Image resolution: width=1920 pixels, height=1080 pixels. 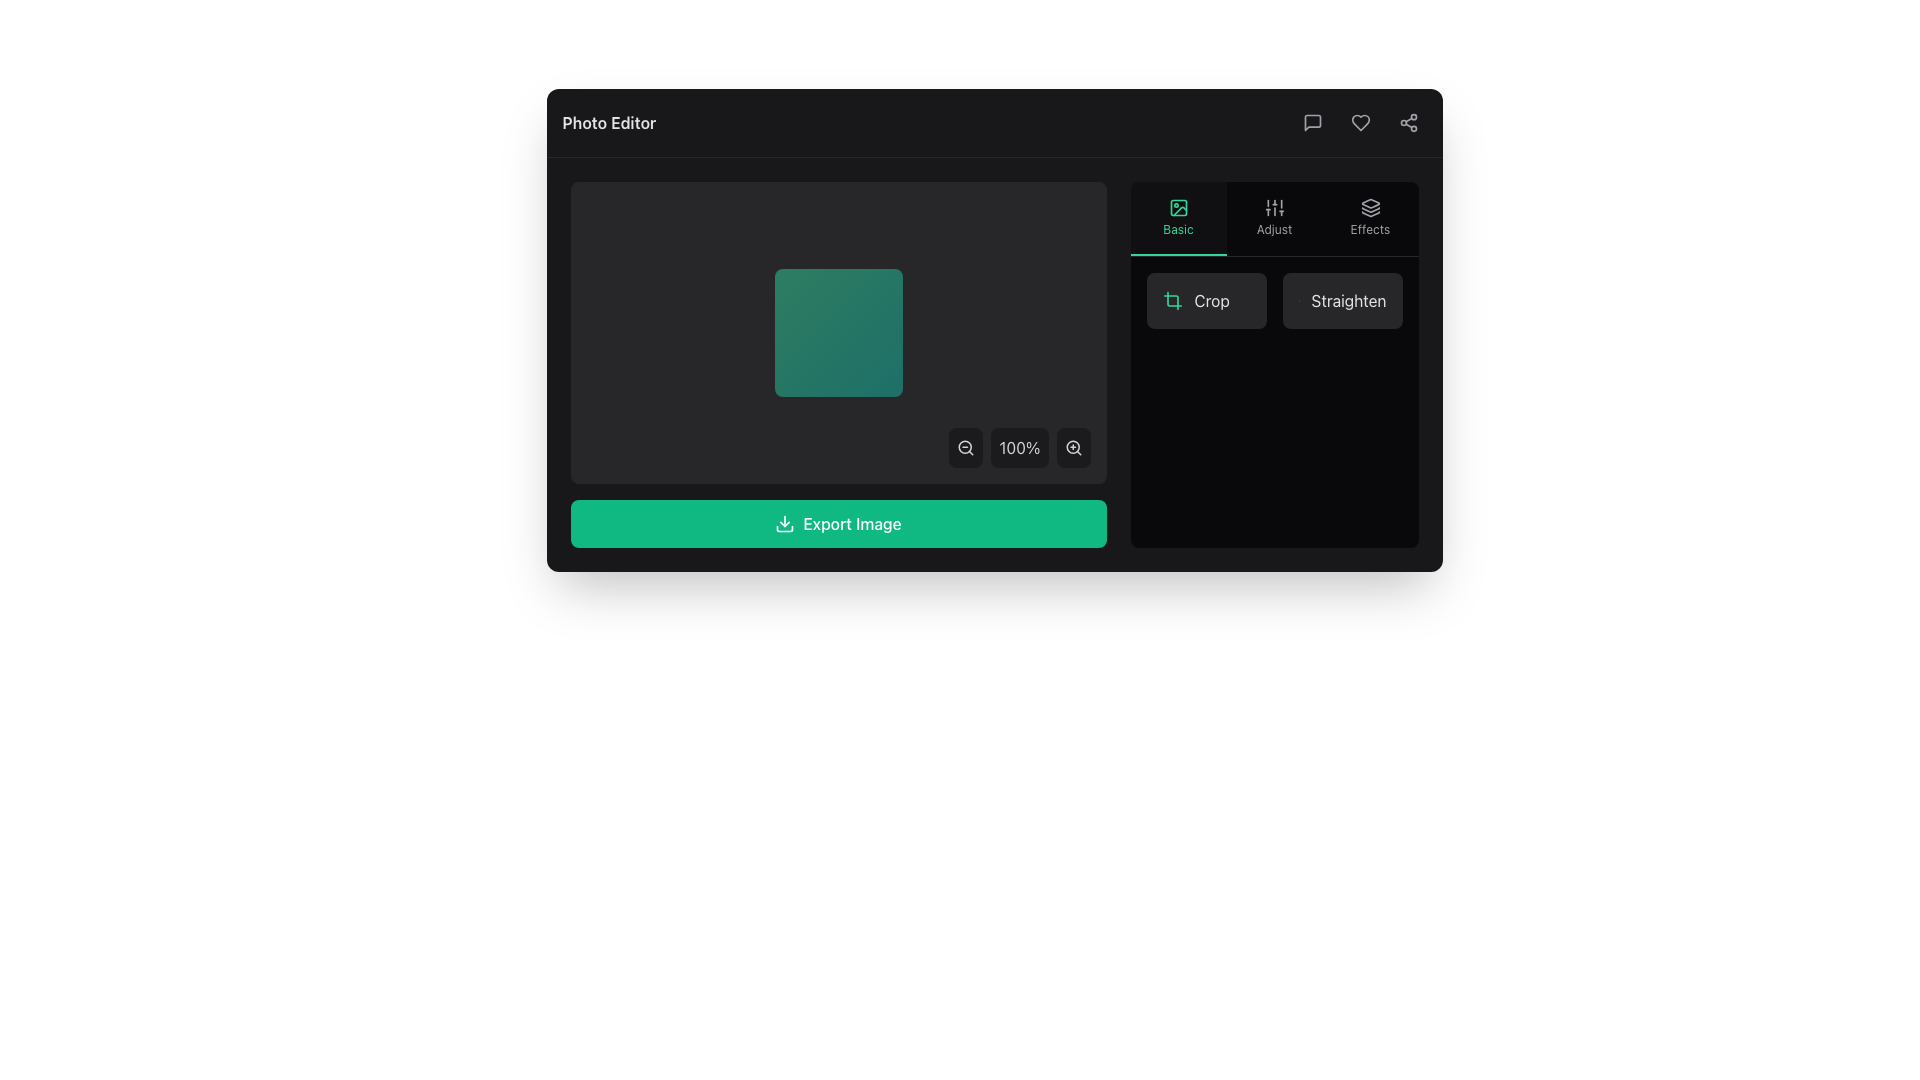 What do you see at coordinates (1273, 219) in the screenshot?
I see `the 'Adjust' tab featuring an icon of three vertical sliders` at bounding box center [1273, 219].